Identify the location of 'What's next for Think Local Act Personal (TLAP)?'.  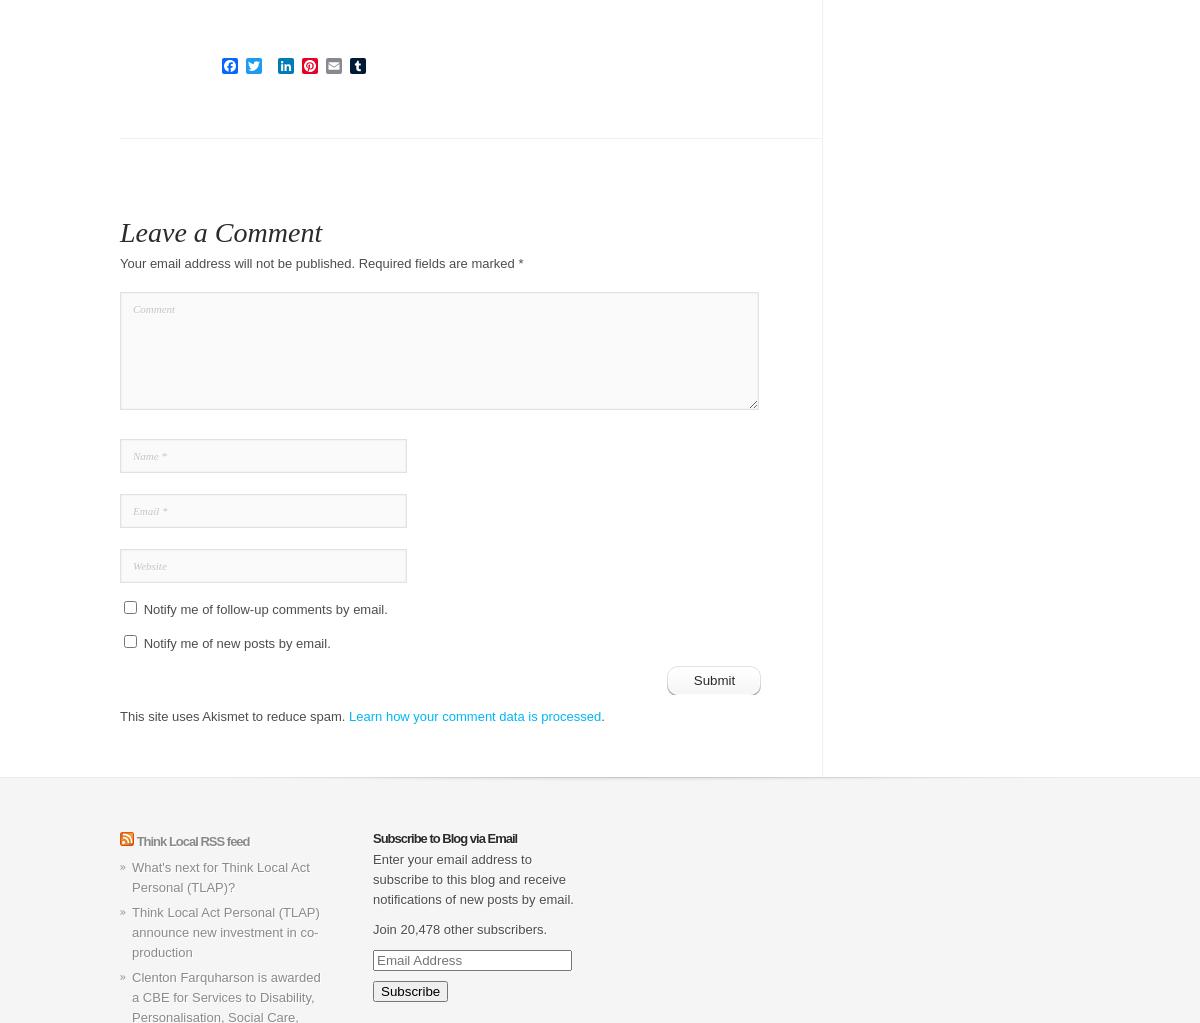
(132, 877).